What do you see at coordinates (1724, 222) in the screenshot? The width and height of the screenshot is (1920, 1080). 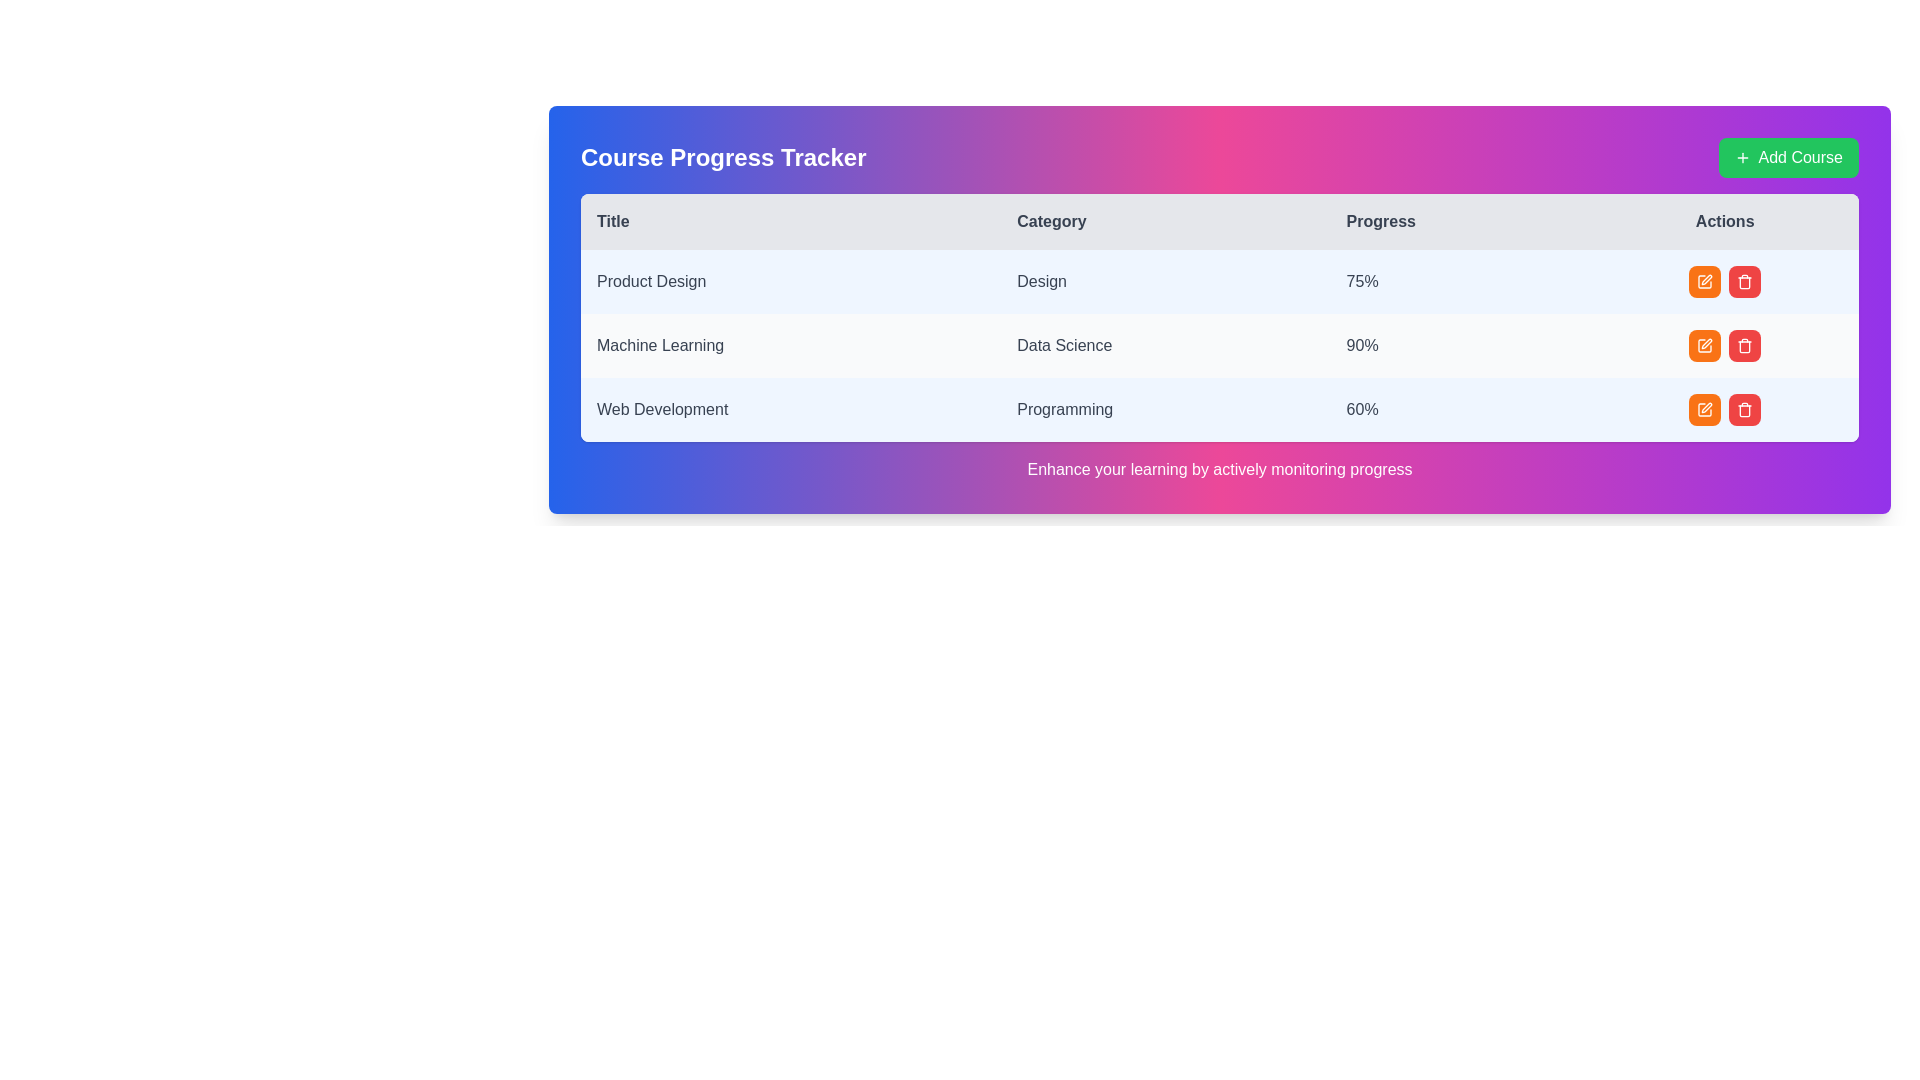 I see `the fourth column header label in the tabular layout, which indicates the purpose of the column containing interactive buttons for actions` at bounding box center [1724, 222].